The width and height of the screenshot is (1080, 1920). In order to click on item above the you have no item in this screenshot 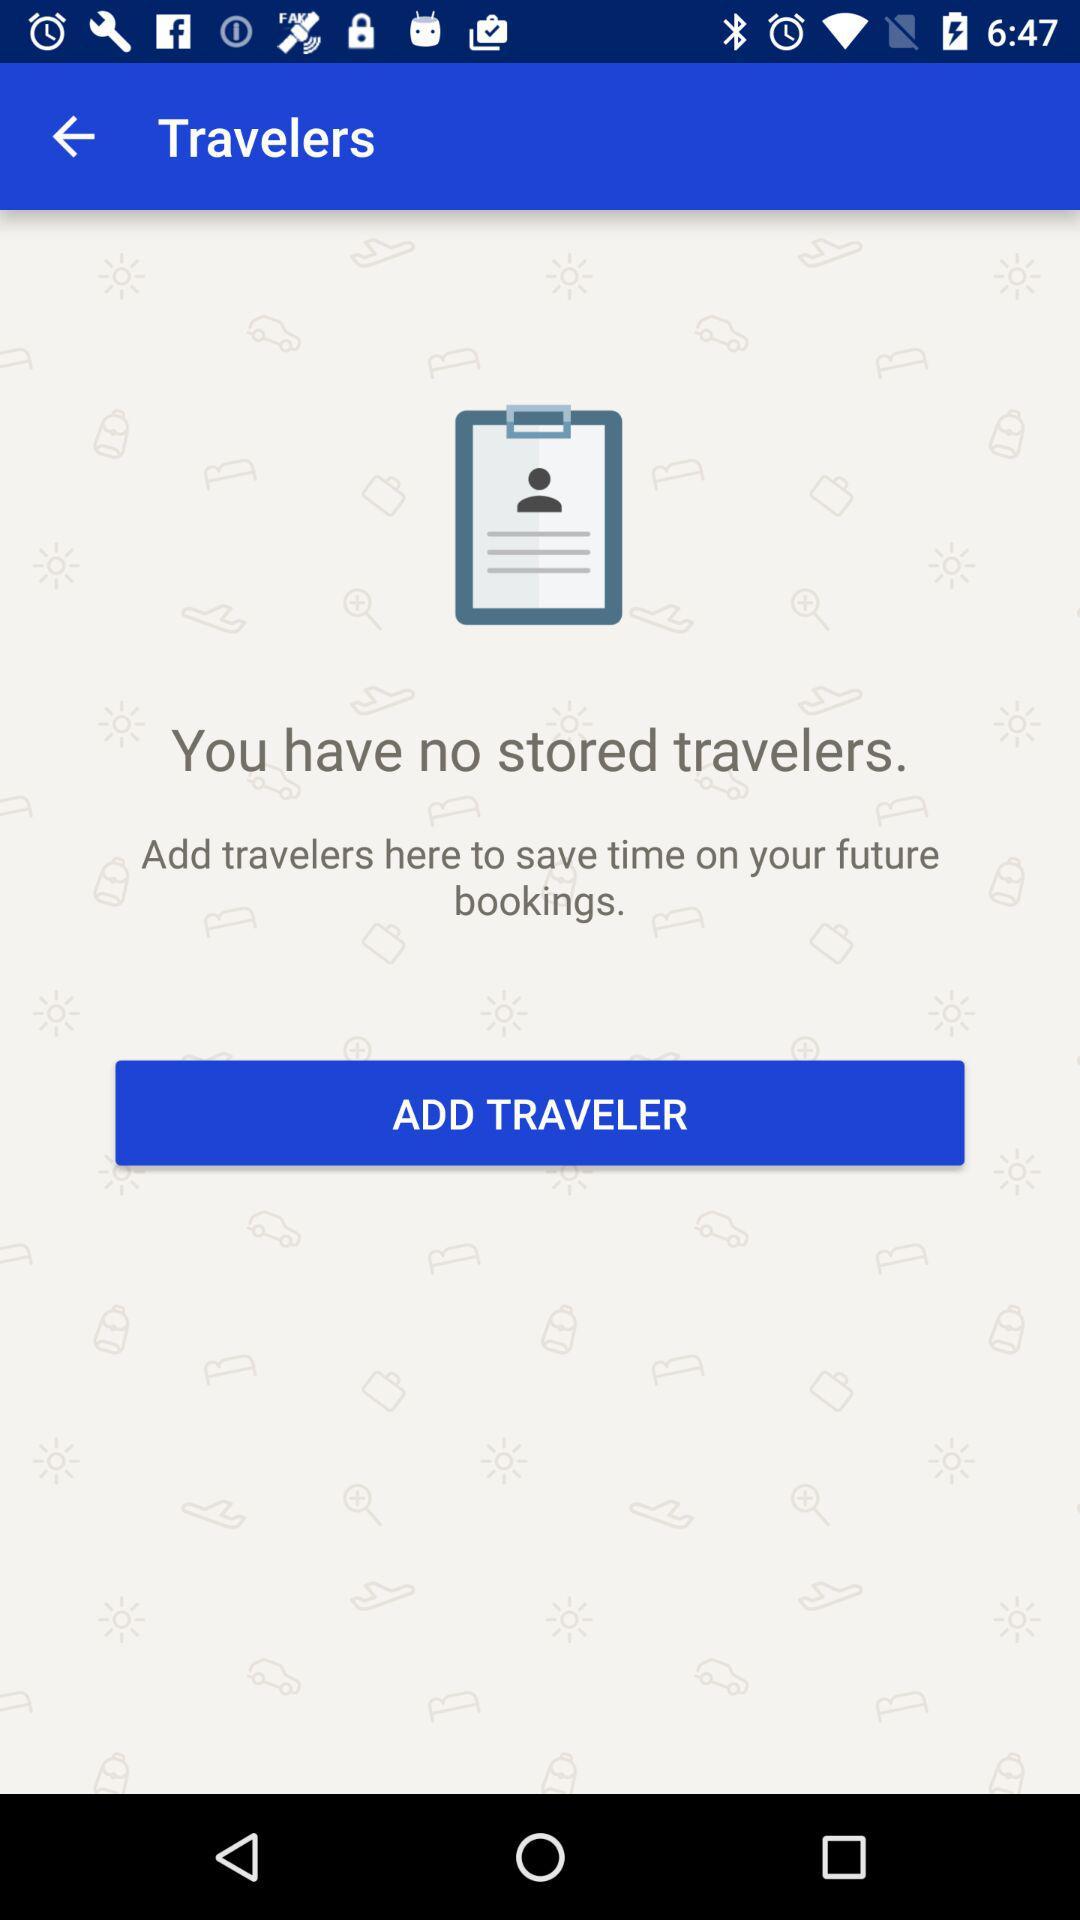, I will do `click(72, 135)`.